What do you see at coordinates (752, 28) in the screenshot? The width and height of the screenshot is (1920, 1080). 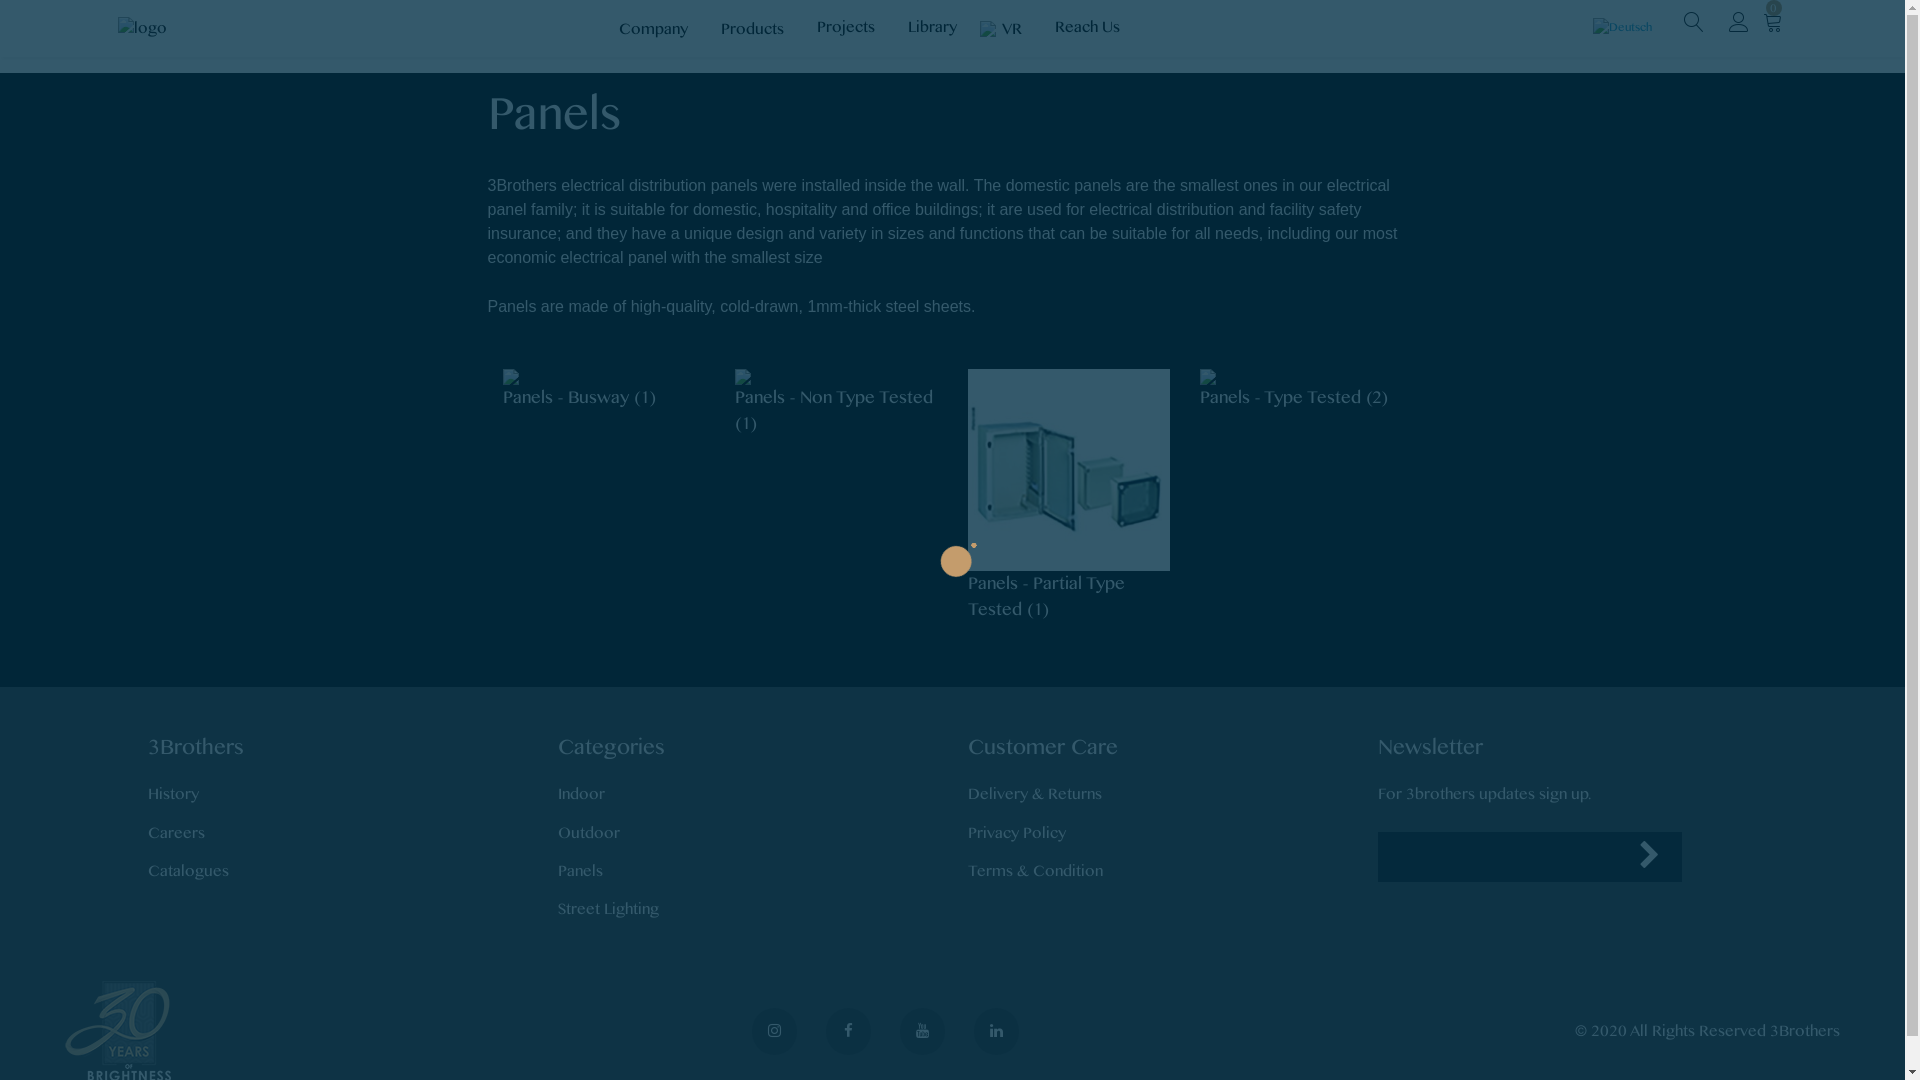 I see `'Products'` at bounding box center [752, 28].